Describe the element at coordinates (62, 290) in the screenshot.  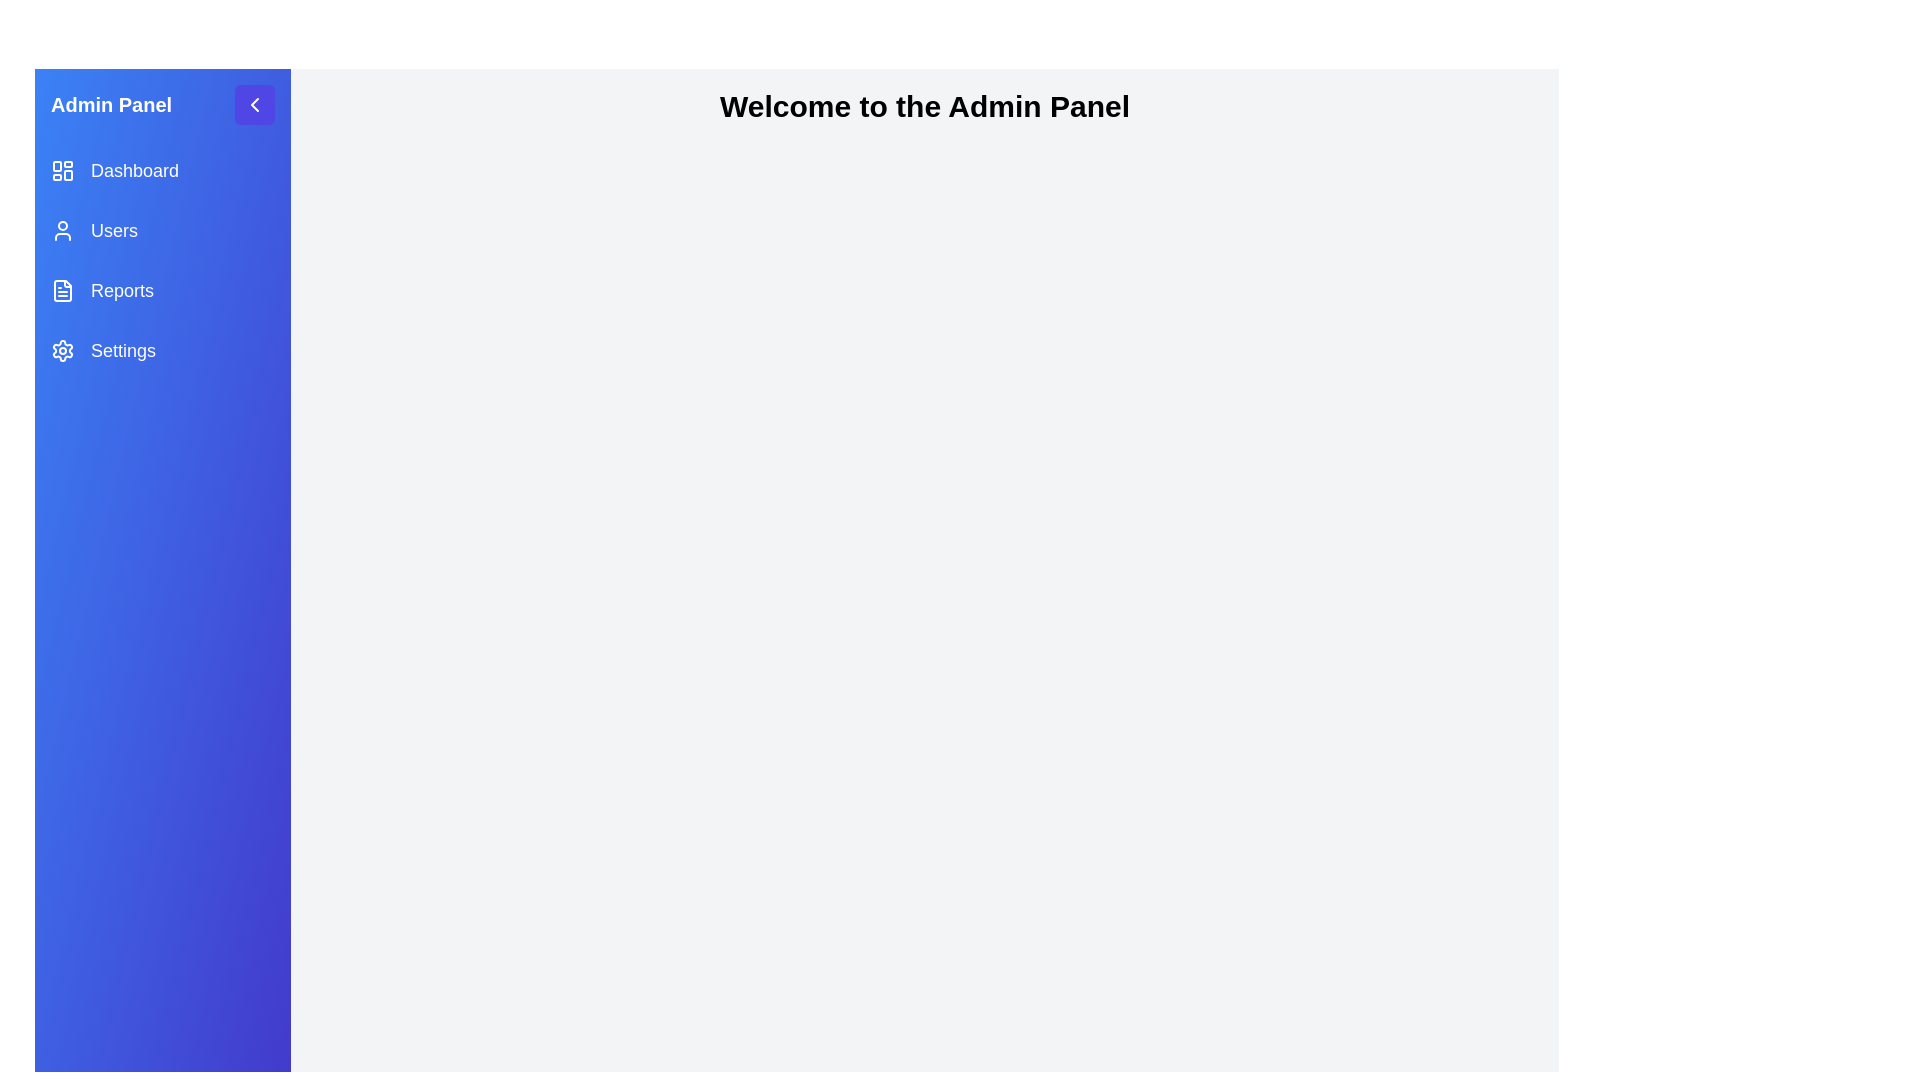
I see `the document icon with a folded corner located in the vertical navigation menu next to the 'Reports' label` at that location.